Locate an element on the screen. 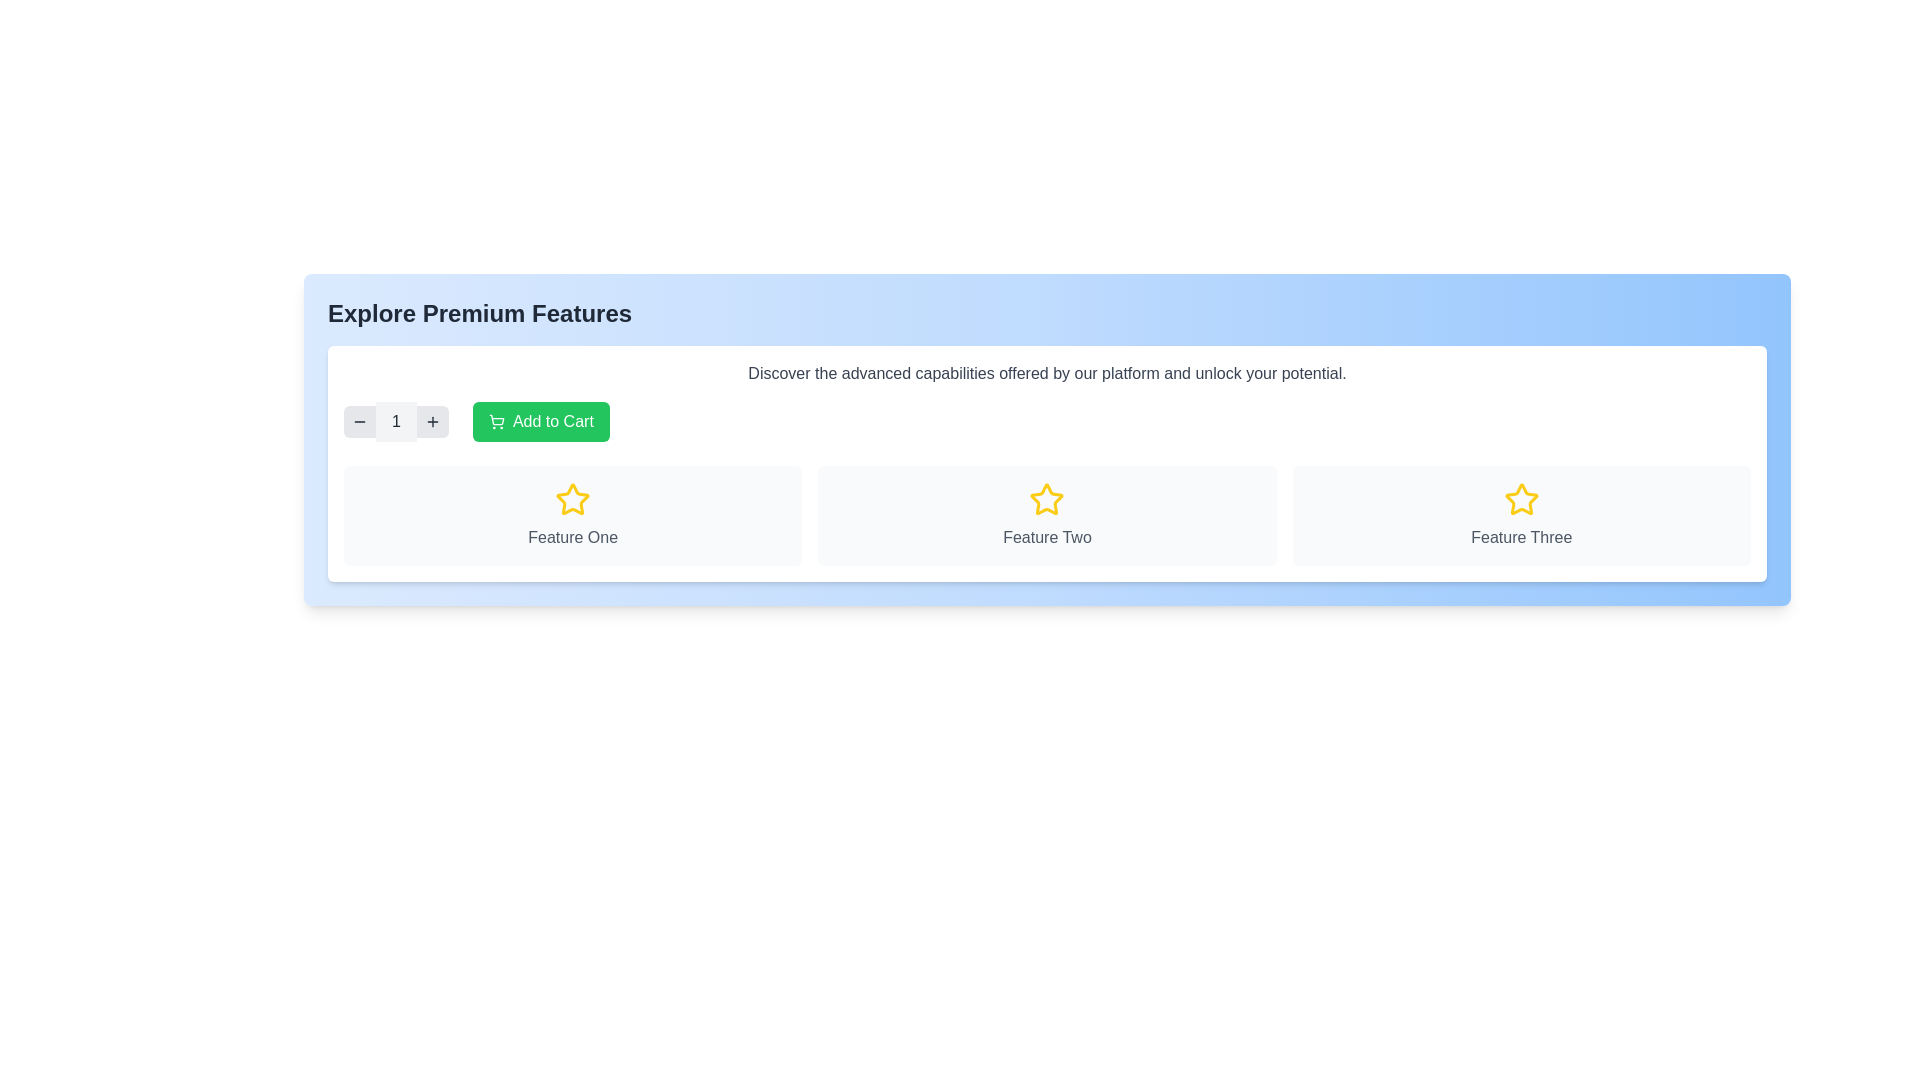 The width and height of the screenshot is (1920, 1080). the Numeric Display element that shows the value '1', which is located between the '-' and '+' buttons in a numeric stepper functionality is located at coordinates (396, 420).